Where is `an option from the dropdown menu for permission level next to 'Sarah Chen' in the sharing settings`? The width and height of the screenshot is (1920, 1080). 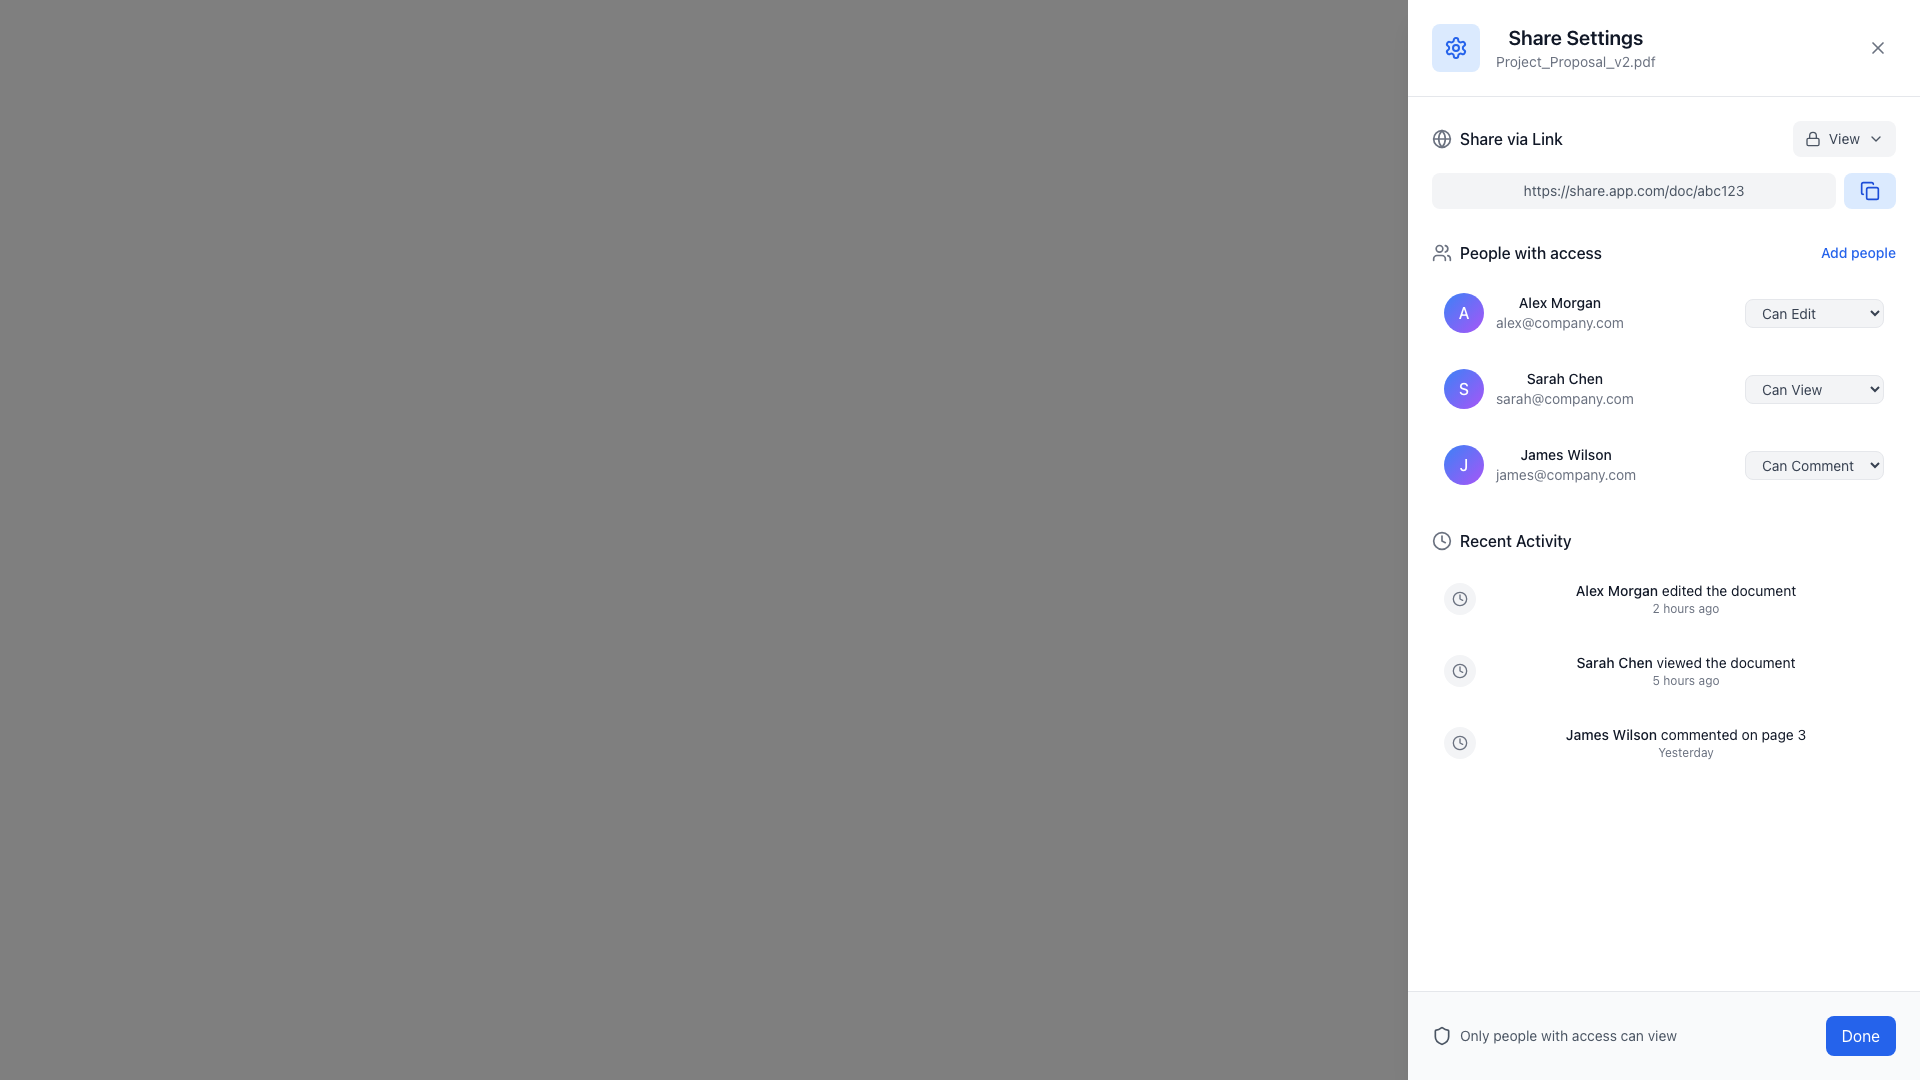
an option from the dropdown menu for permission level next to 'Sarah Chen' in the sharing settings is located at coordinates (1814, 389).